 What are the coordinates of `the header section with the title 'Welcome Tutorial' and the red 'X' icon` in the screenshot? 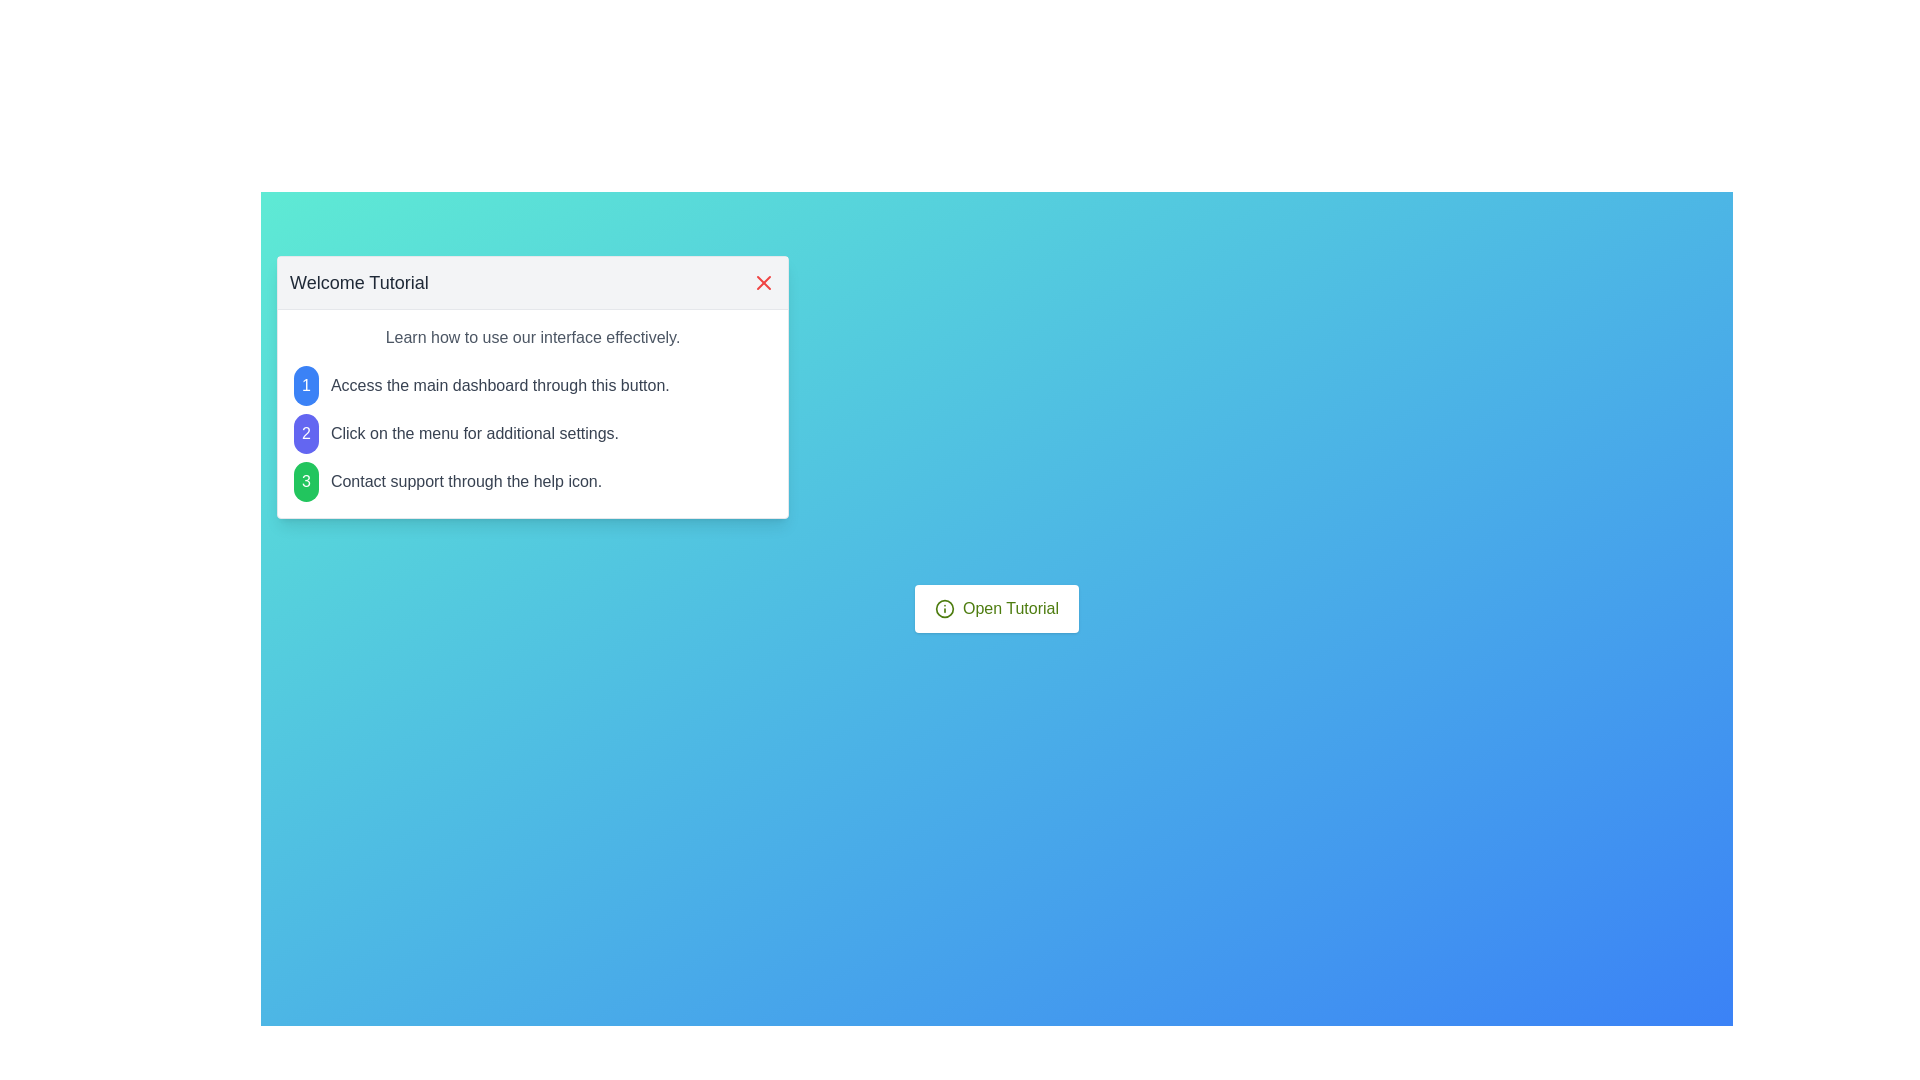 It's located at (532, 282).